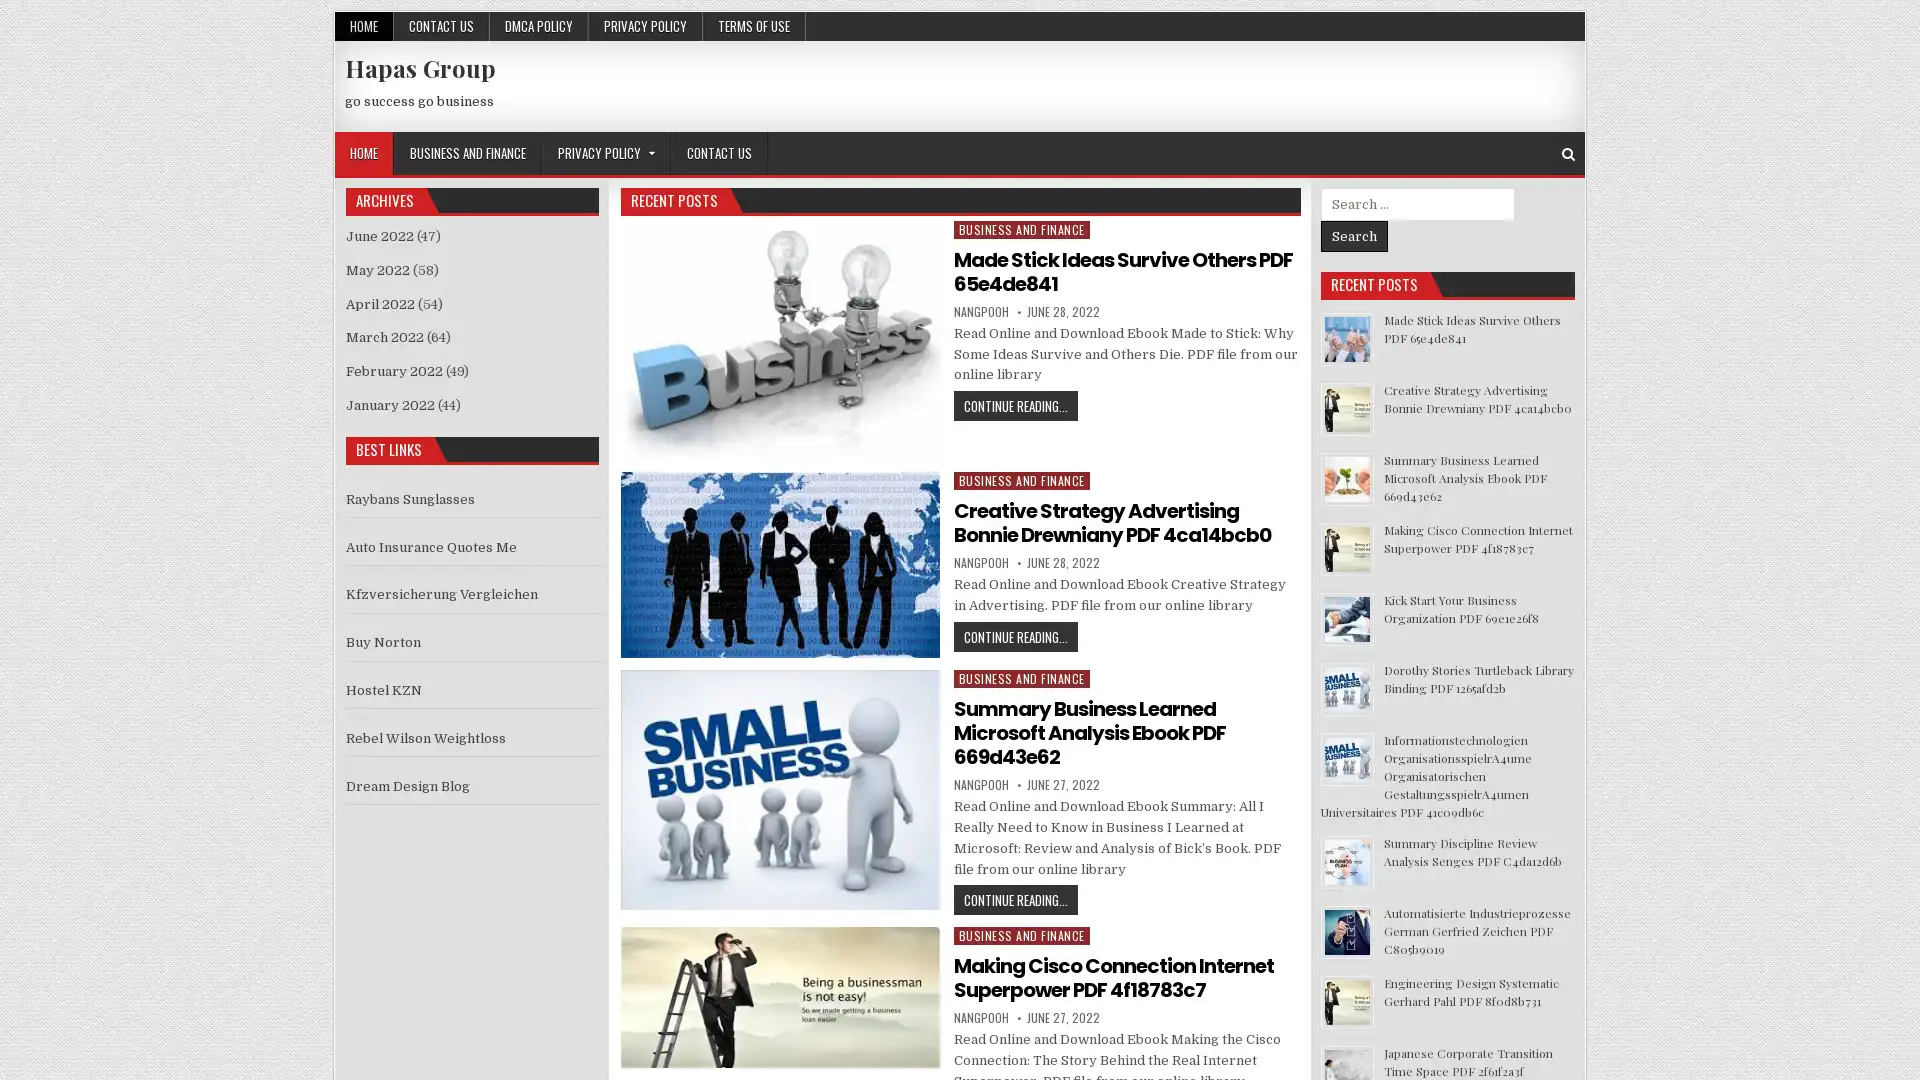 The height and width of the screenshot is (1080, 1920). Describe the element at coordinates (1354, 235) in the screenshot. I see `Search` at that location.